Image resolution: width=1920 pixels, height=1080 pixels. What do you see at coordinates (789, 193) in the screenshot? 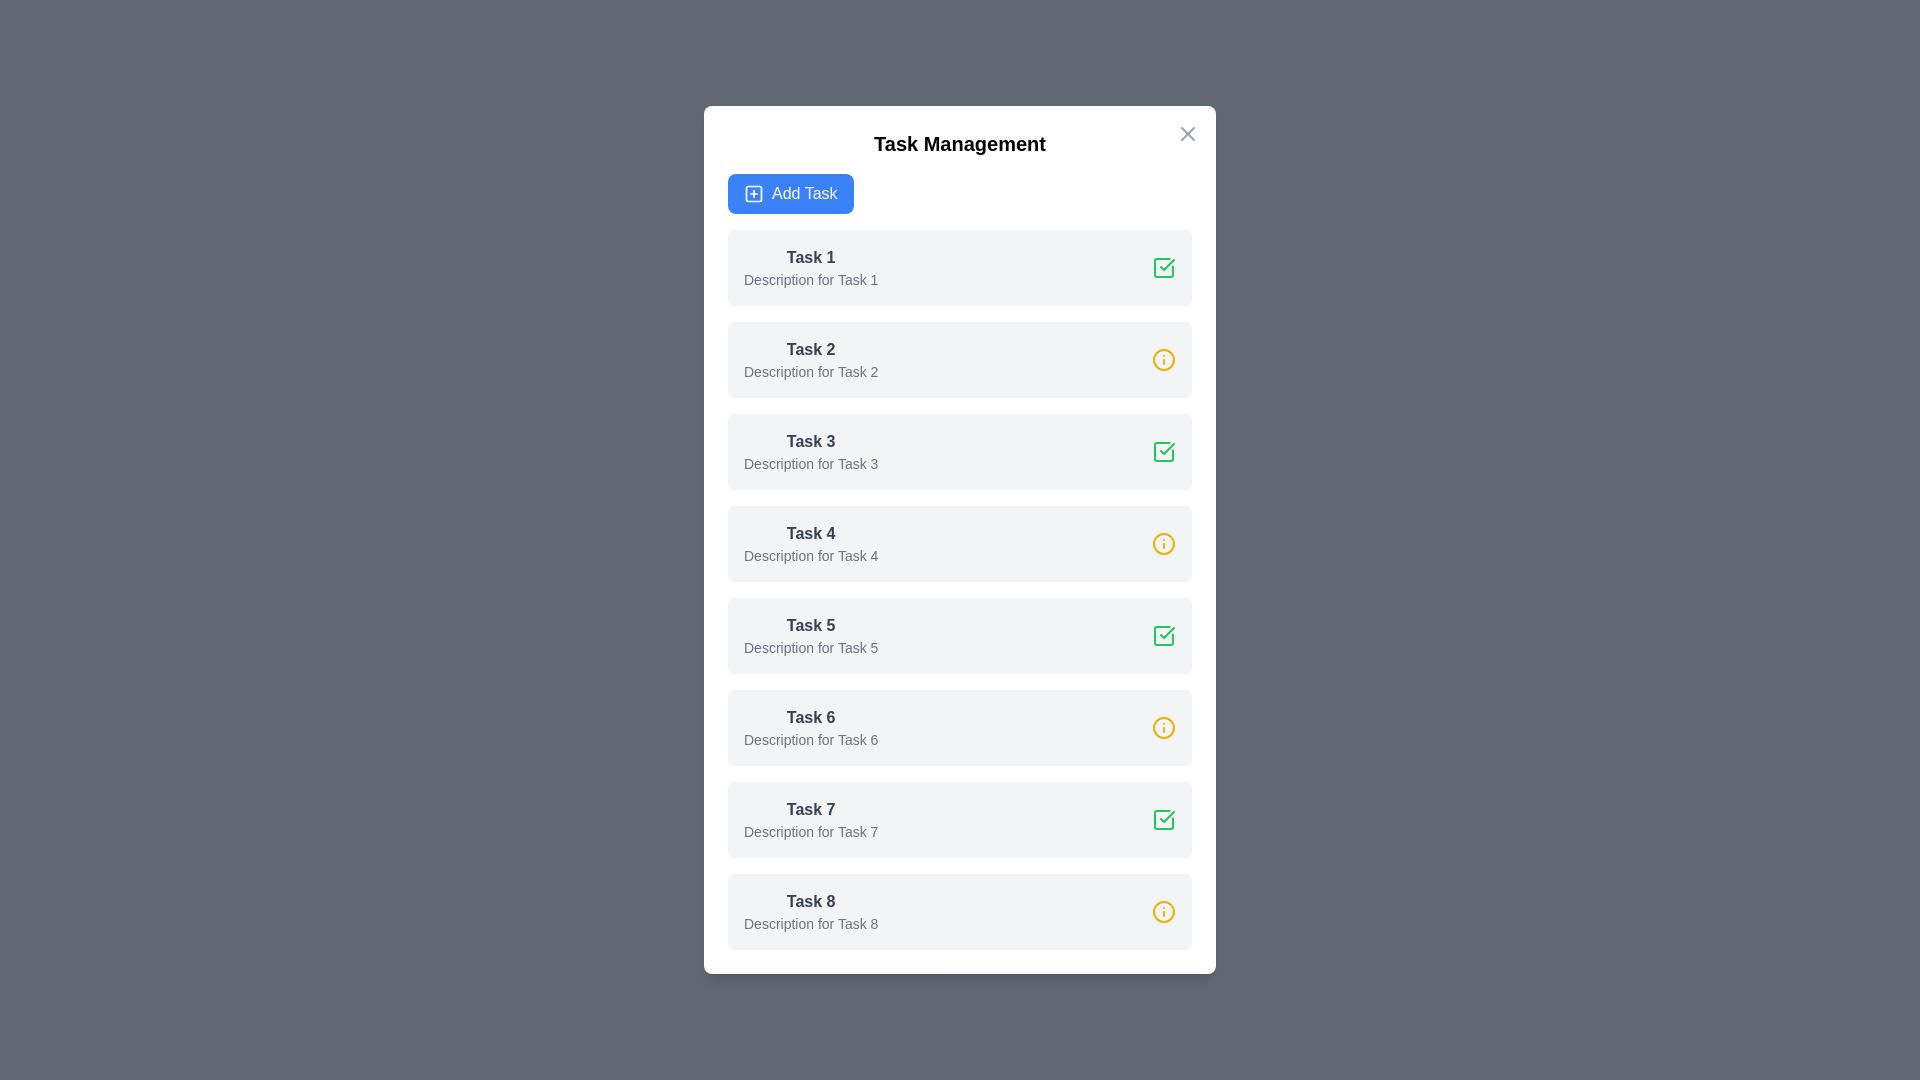
I see `the 'Add Task' button to initiate the process of adding a new task` at bounding box center [789, 193].